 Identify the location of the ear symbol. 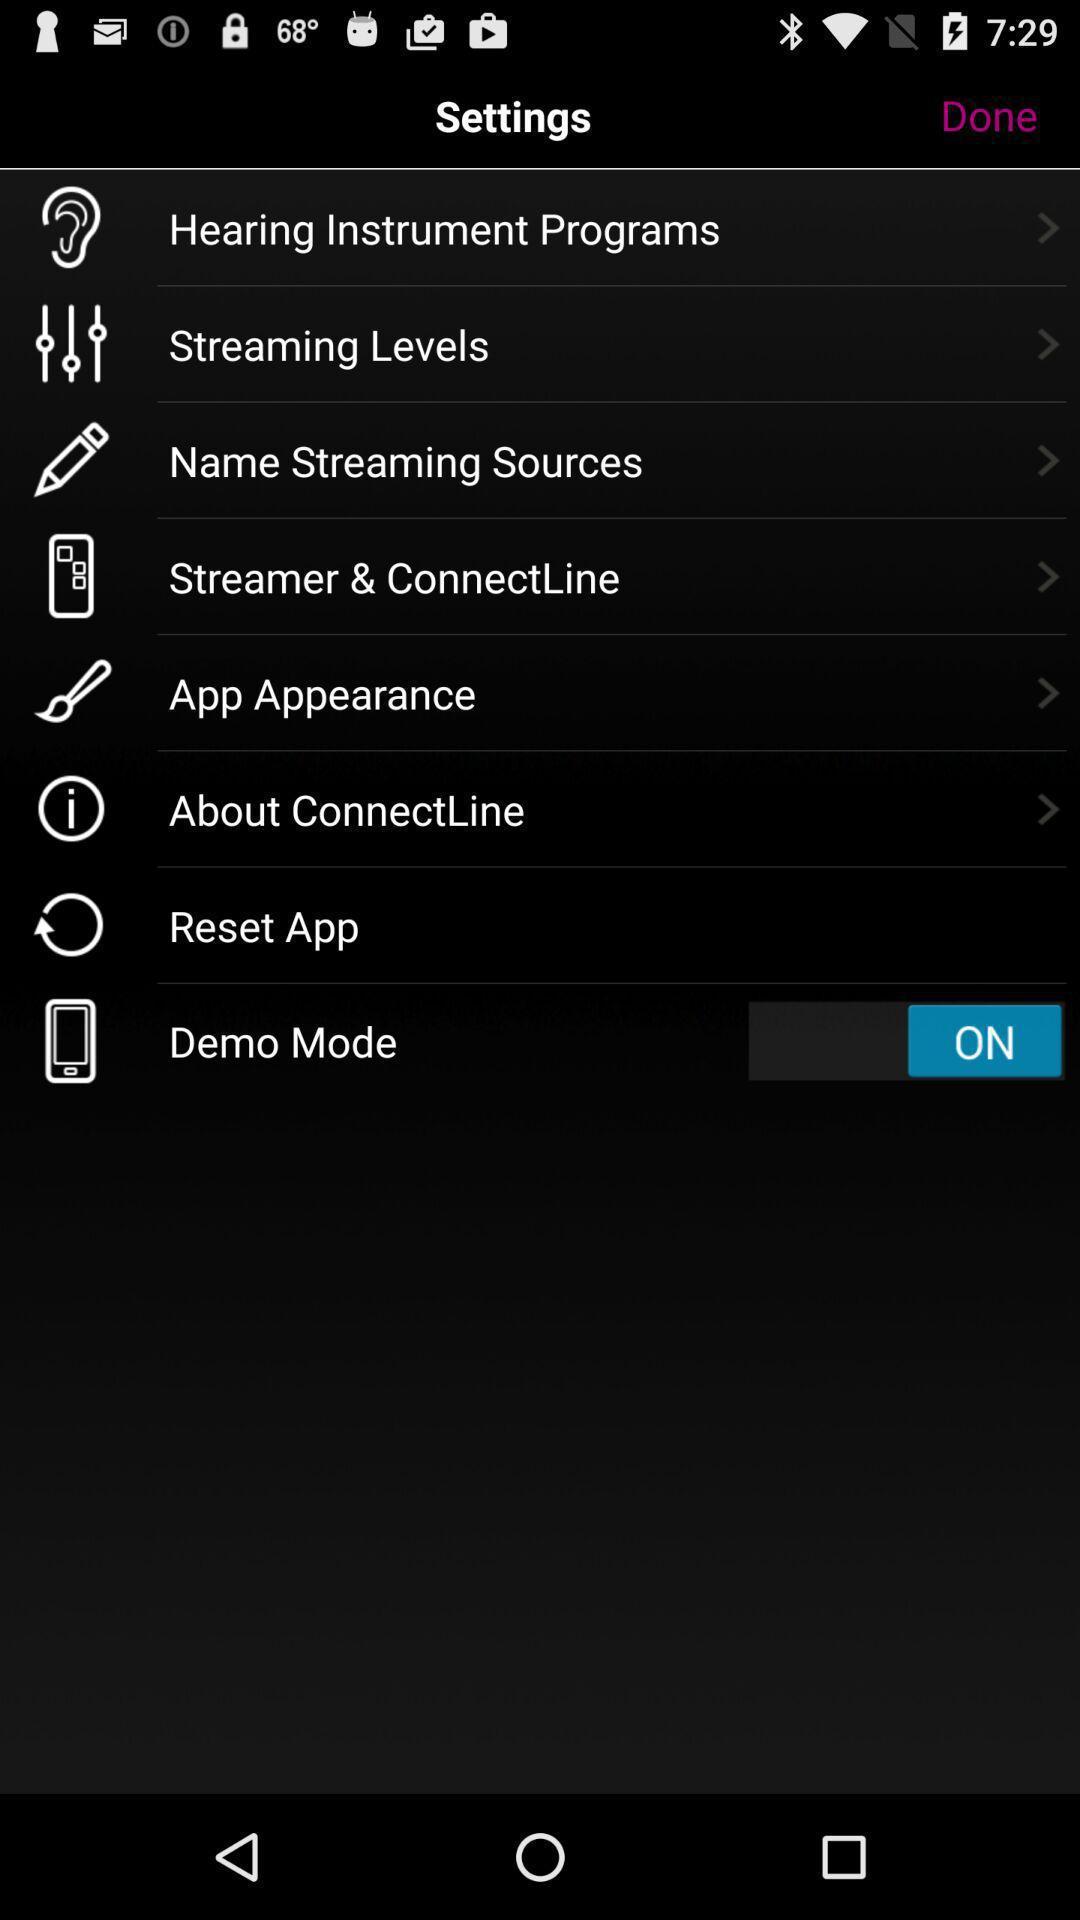
(70, 227).